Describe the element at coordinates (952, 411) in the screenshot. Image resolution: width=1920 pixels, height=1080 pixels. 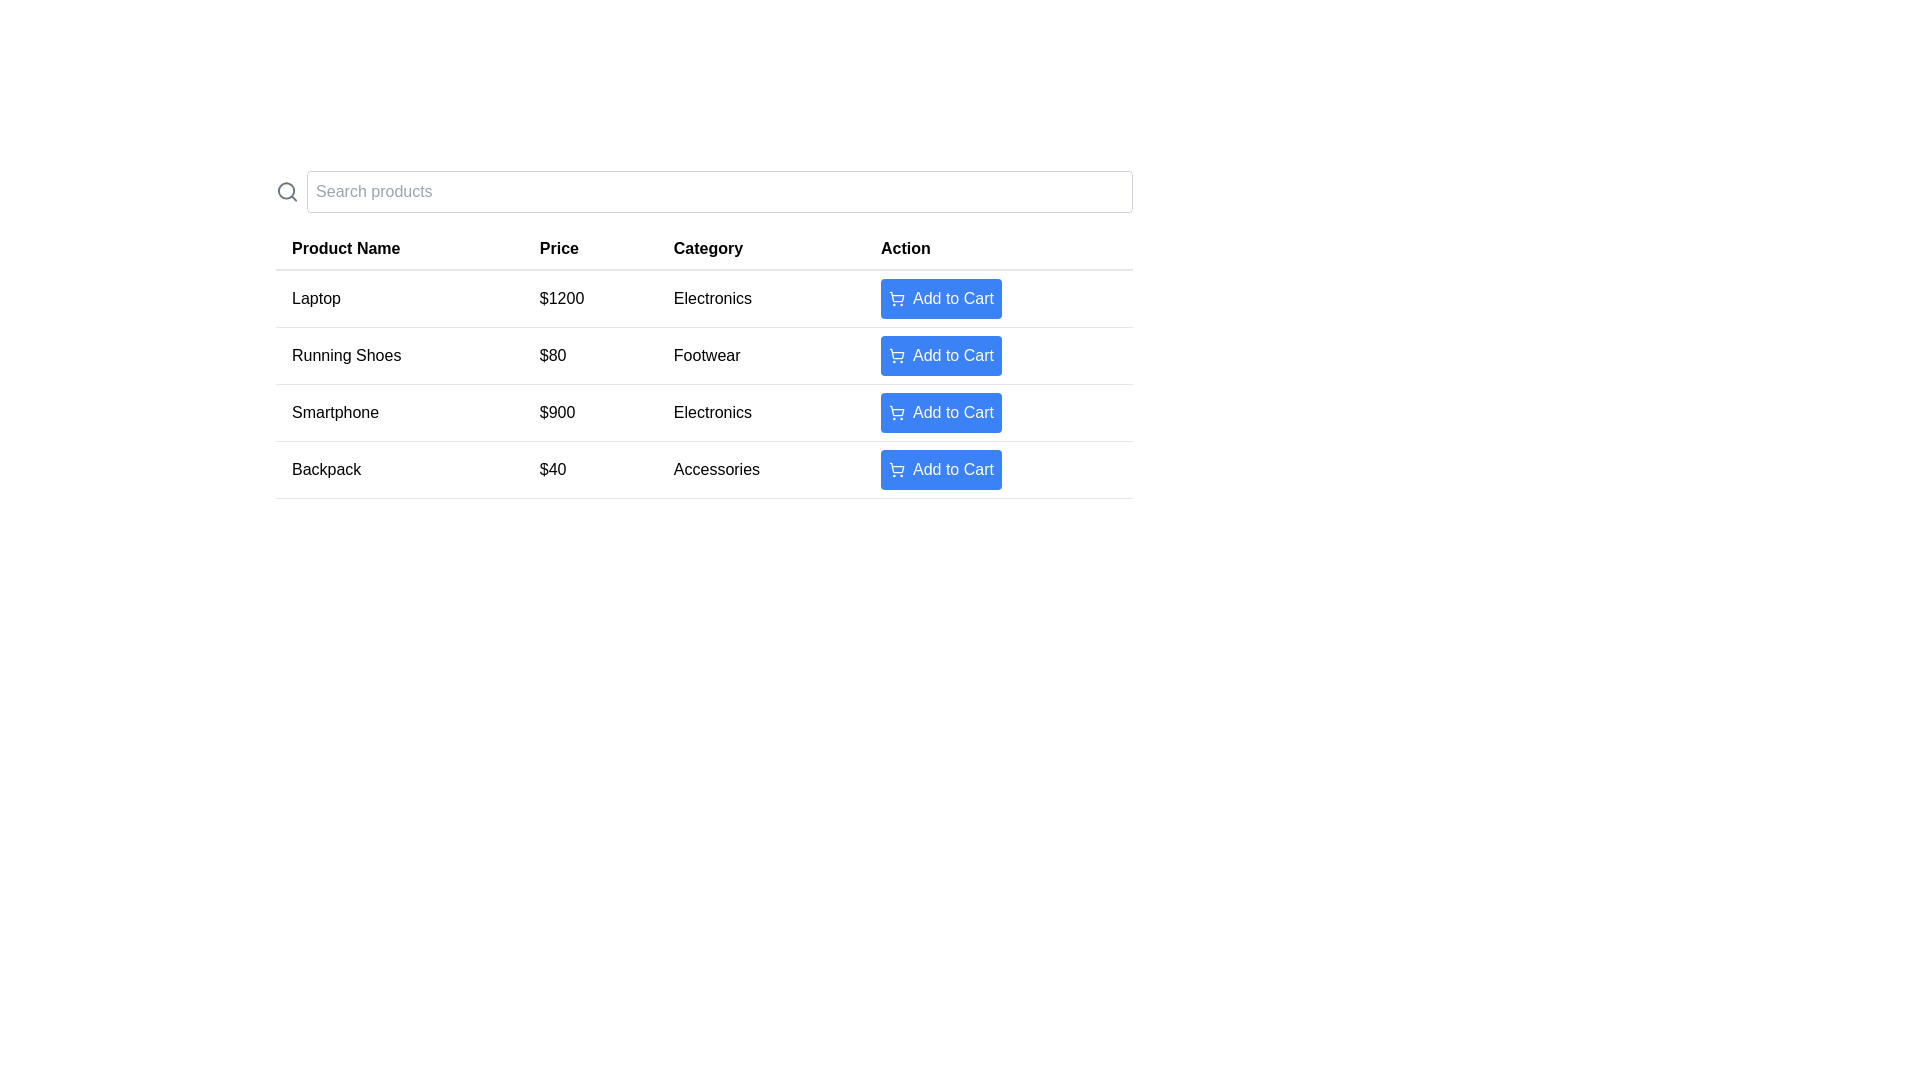
I see `the 'Add to Cart' button text label using keyboard navigation` at that location.